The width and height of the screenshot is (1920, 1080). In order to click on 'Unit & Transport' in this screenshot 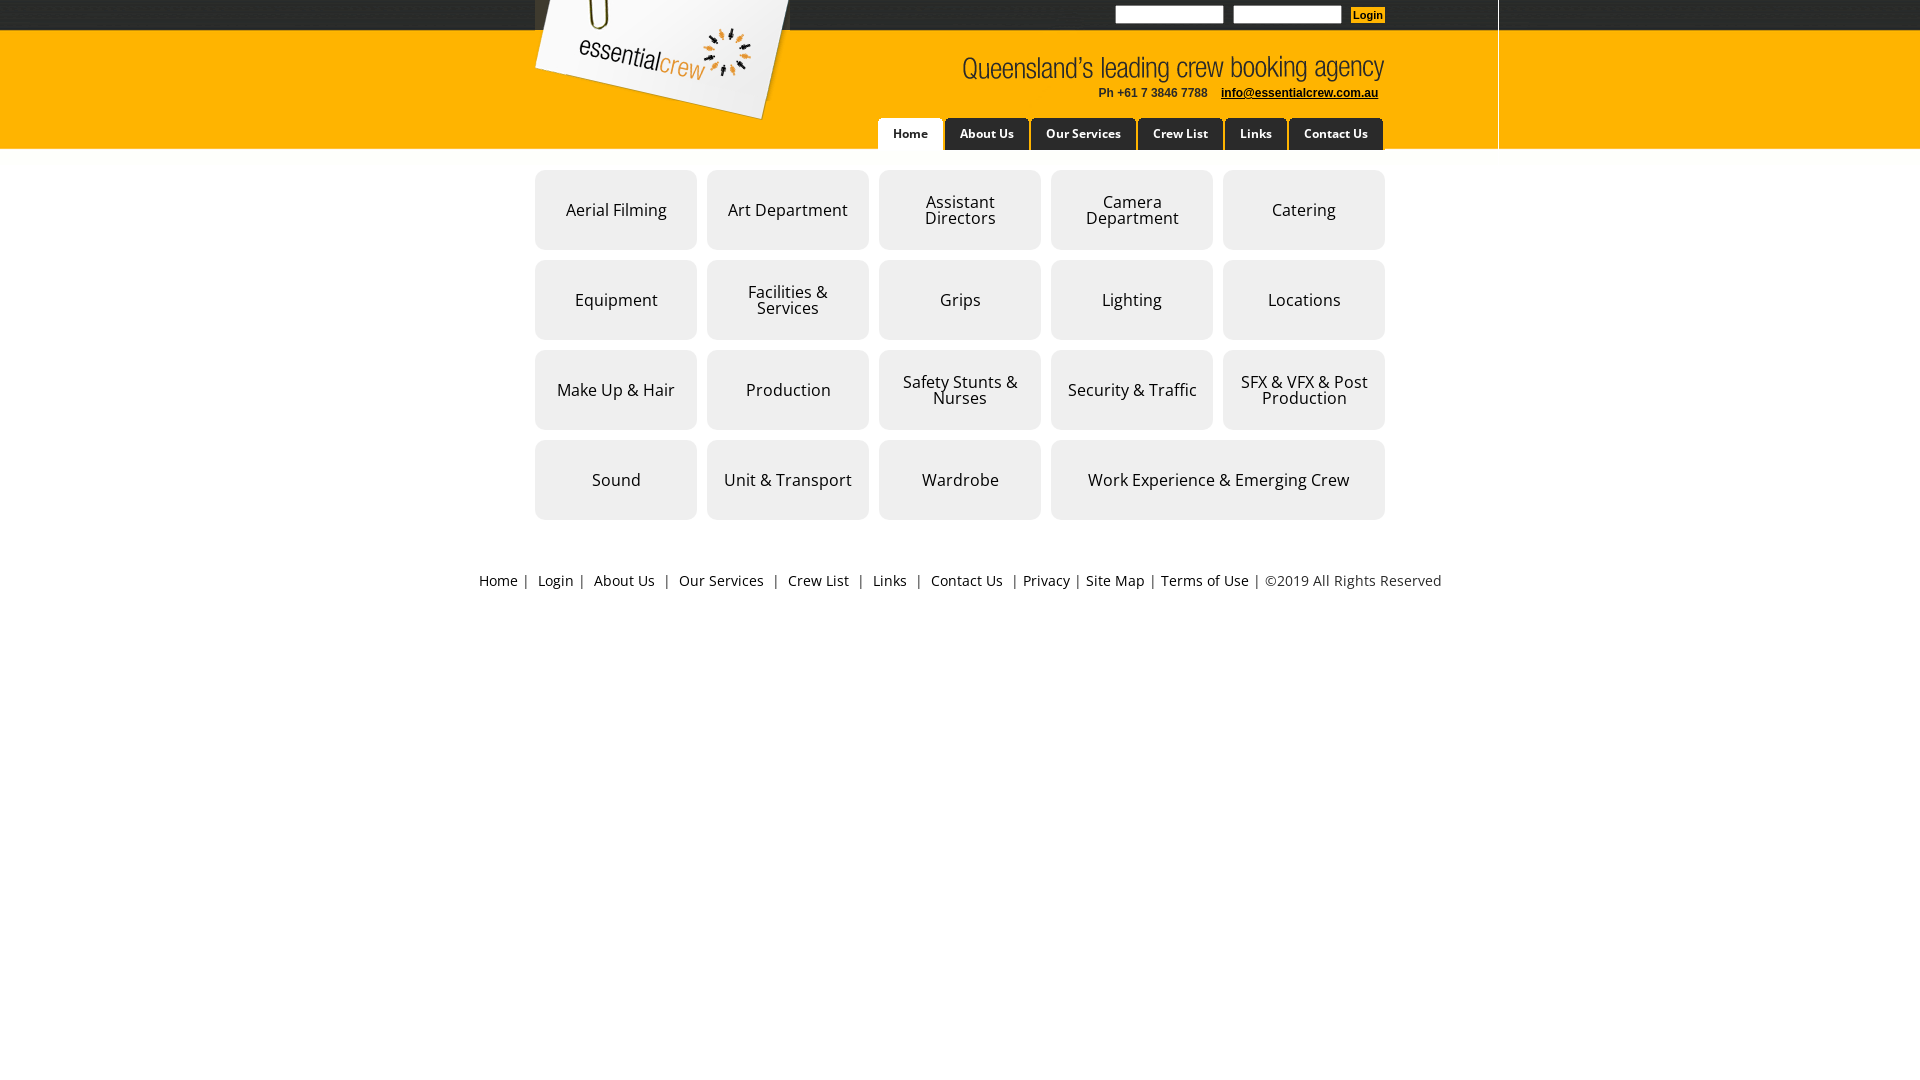, I will do `click(786, 479)`.